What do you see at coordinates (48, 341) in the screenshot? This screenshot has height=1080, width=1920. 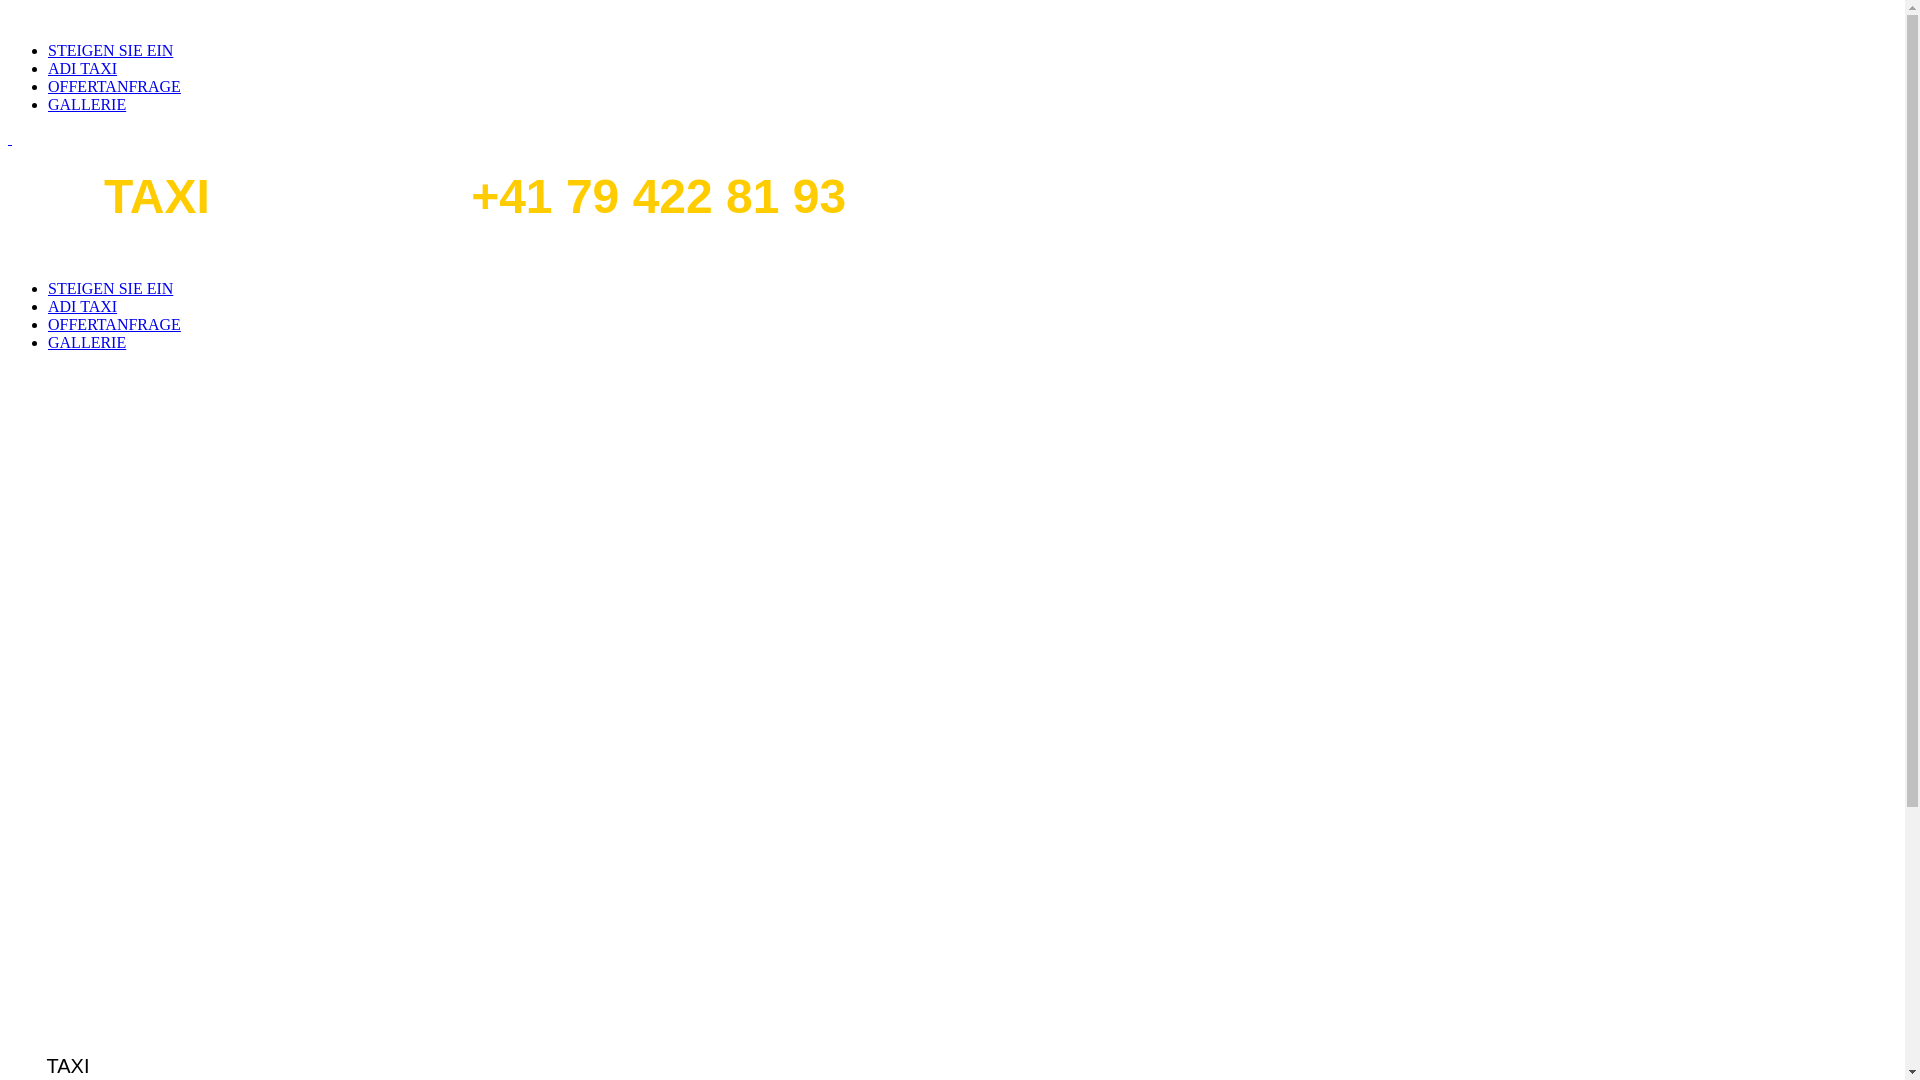 I see `'GALLERIE'` at bounding box center [48, 341].